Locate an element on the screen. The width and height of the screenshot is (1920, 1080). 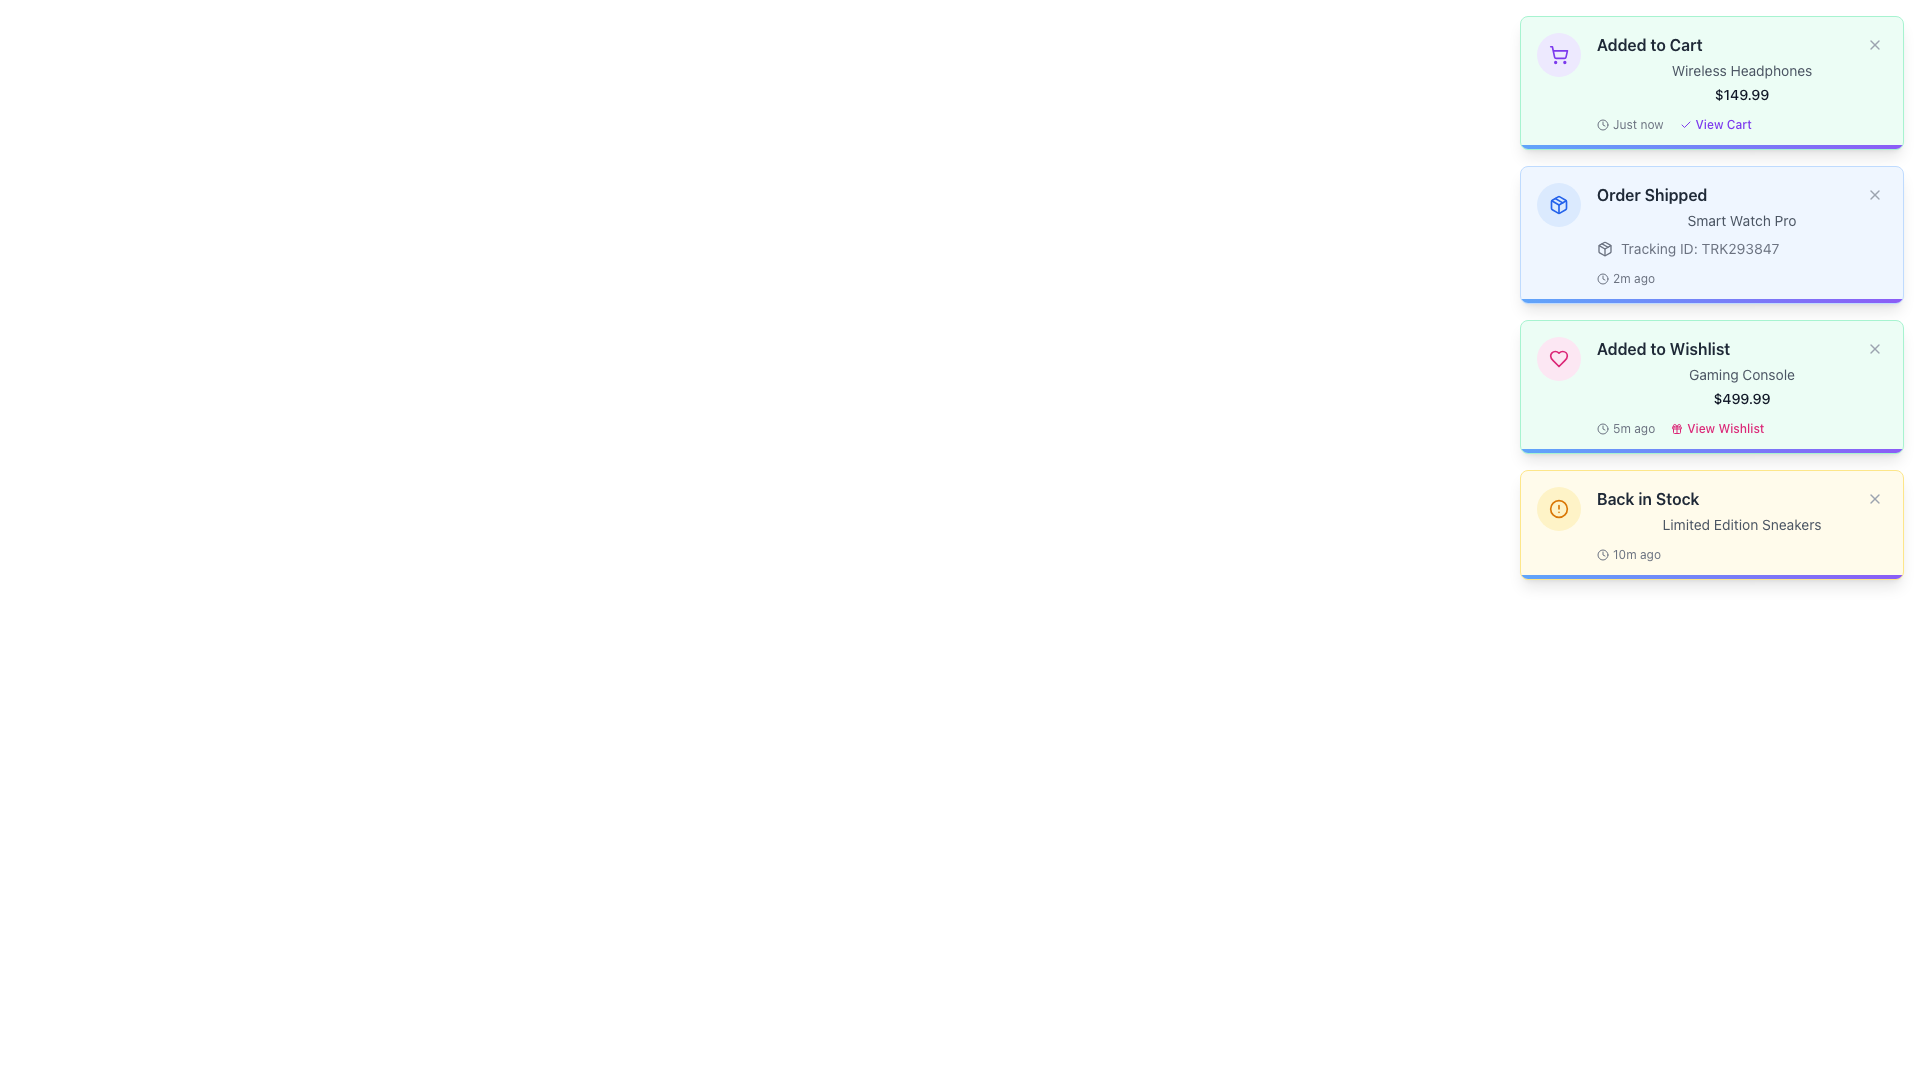
the circular icon with thin borders located within the 'Back in Stock' notification card is located at coordinates (1603, 555).